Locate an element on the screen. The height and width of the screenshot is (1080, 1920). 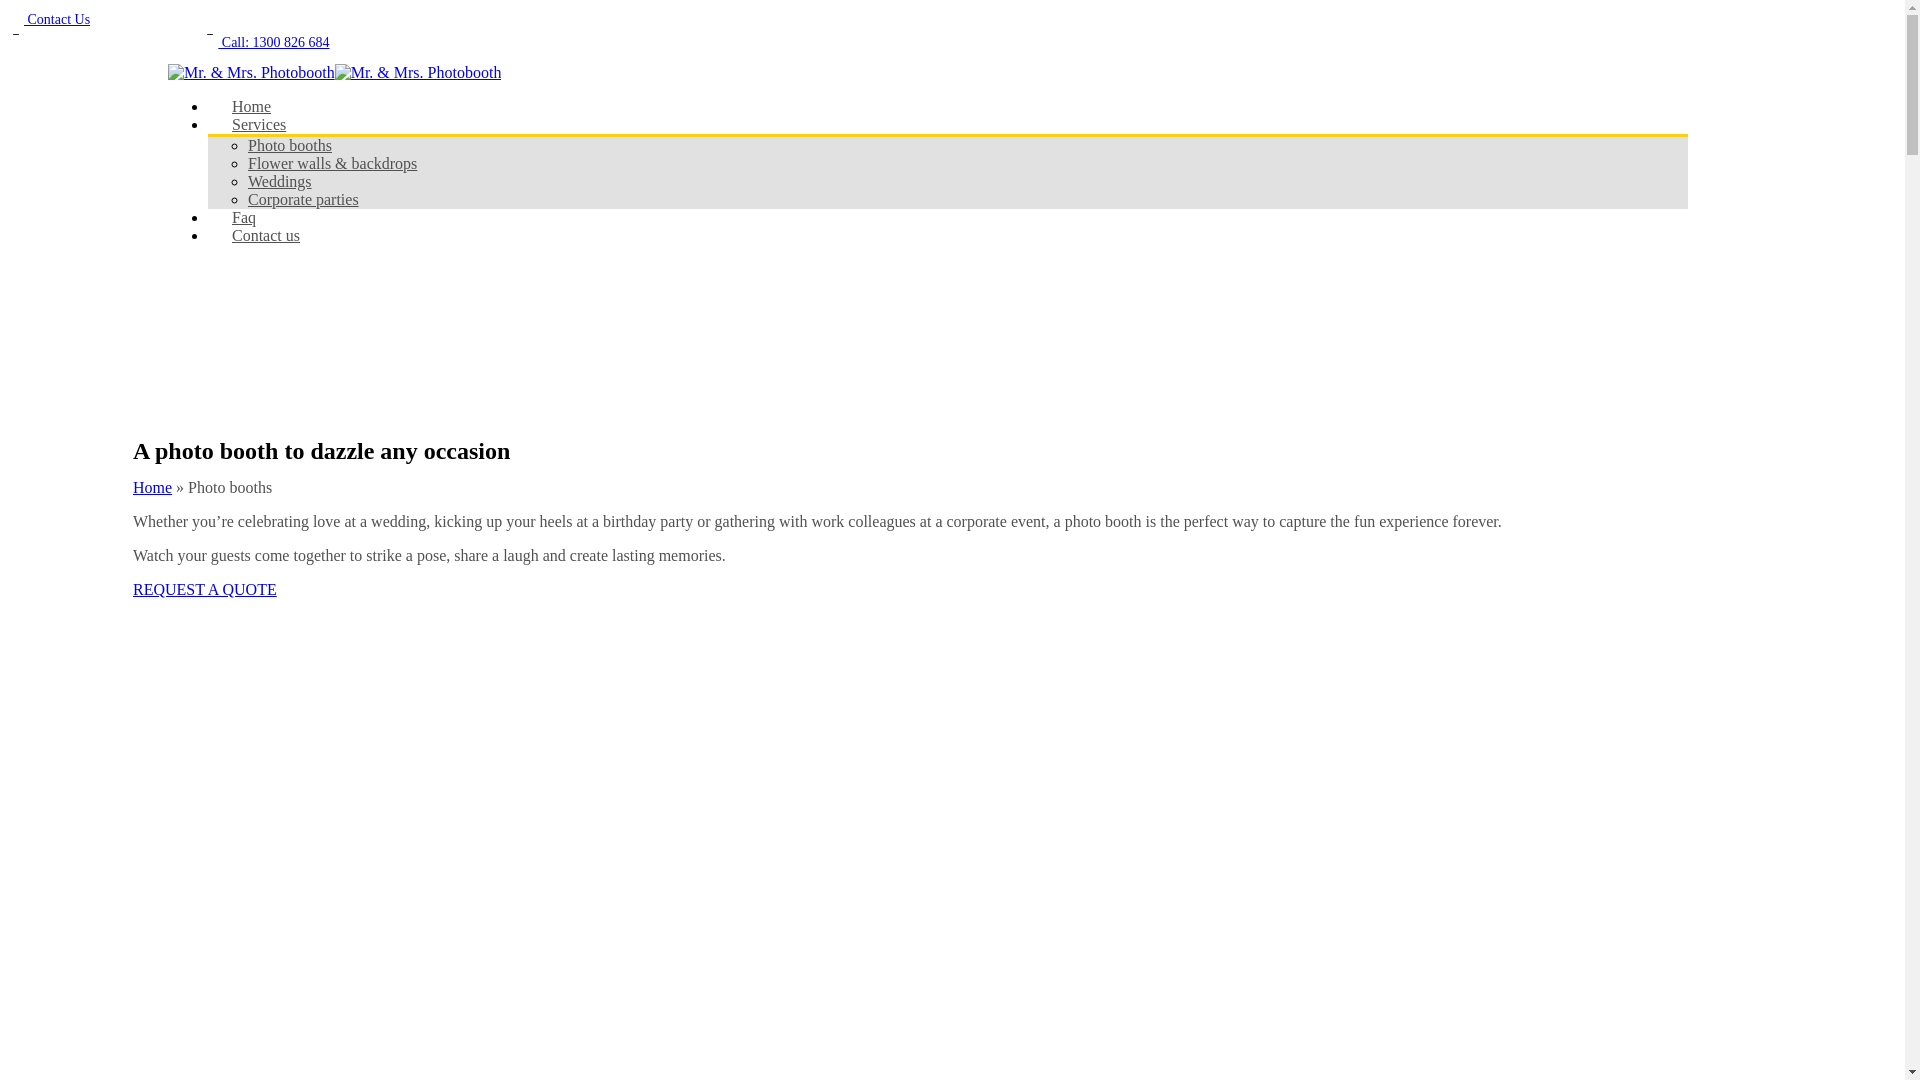
'Weddings' is located at coordinates (278, 181).